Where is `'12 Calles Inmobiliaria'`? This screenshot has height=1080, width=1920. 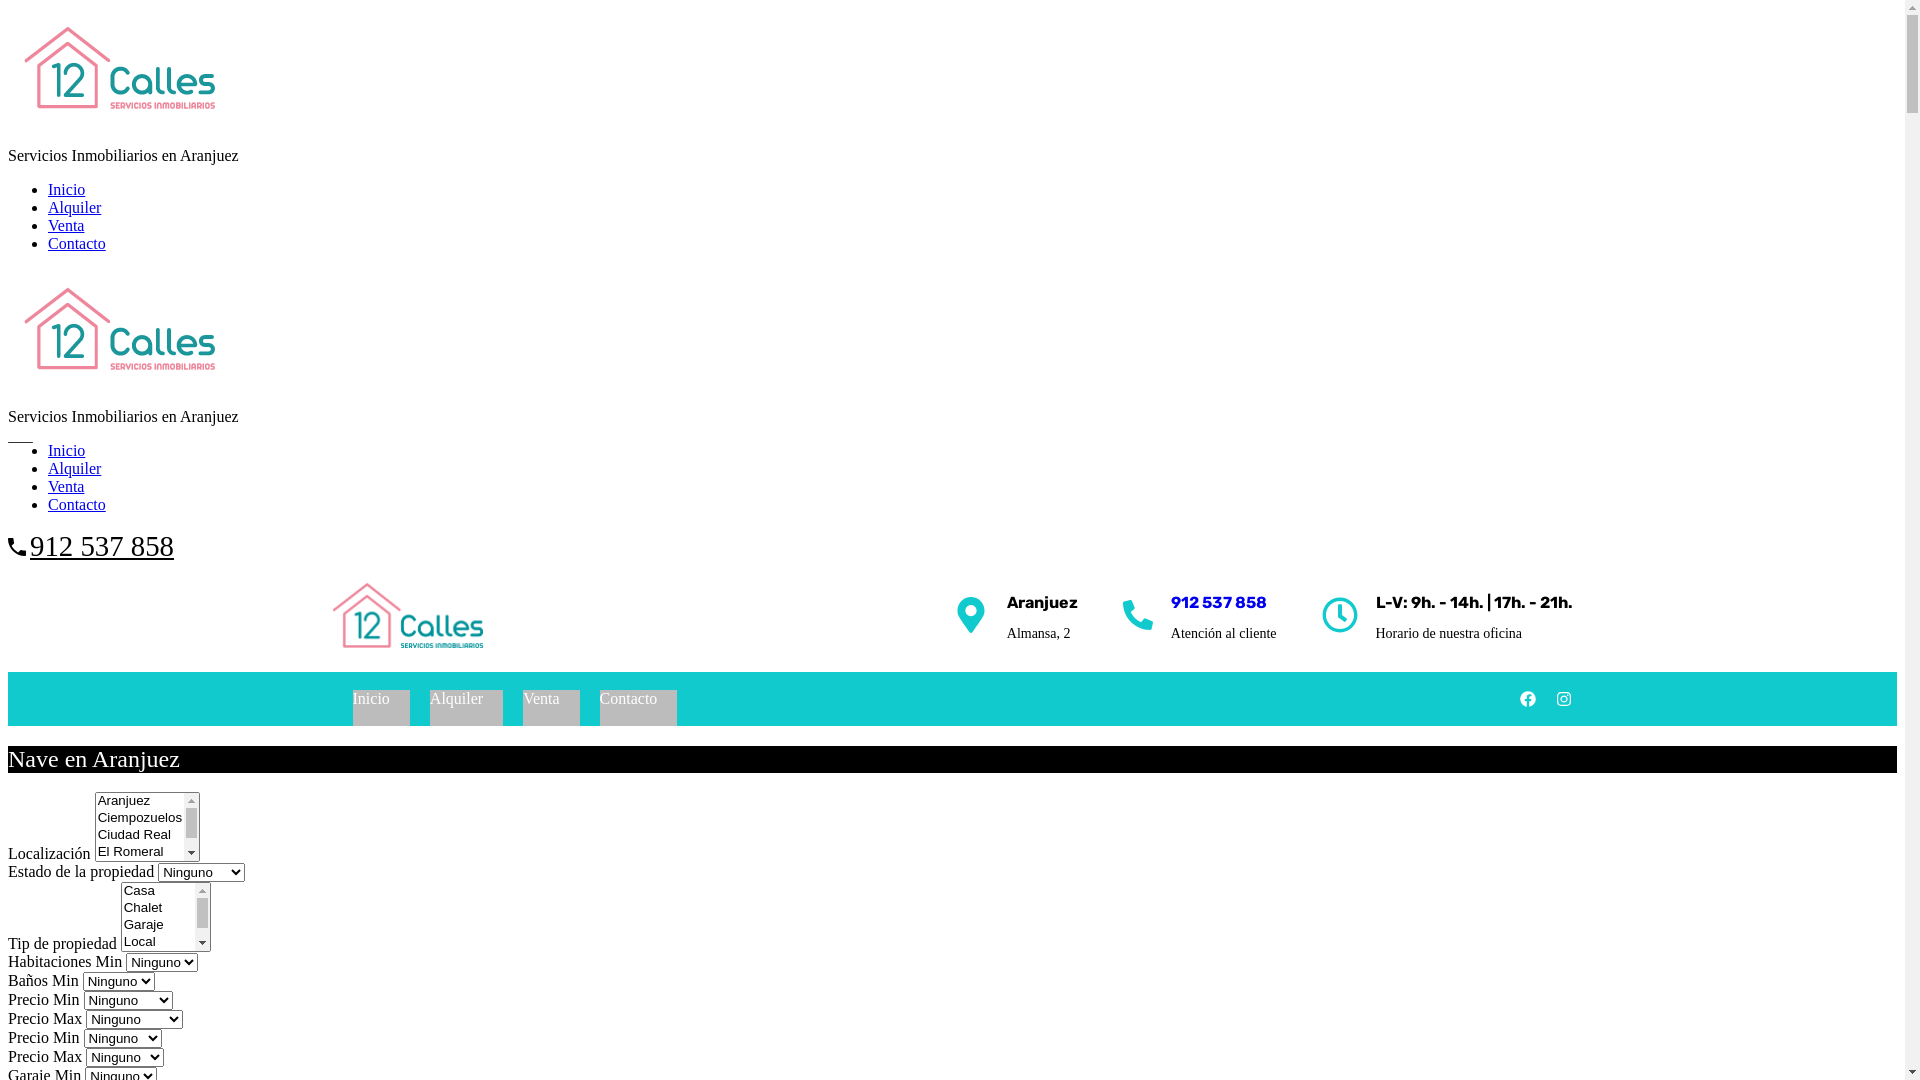
'12 Calles Inmobiliaria' is located at coordinates (406, 616).